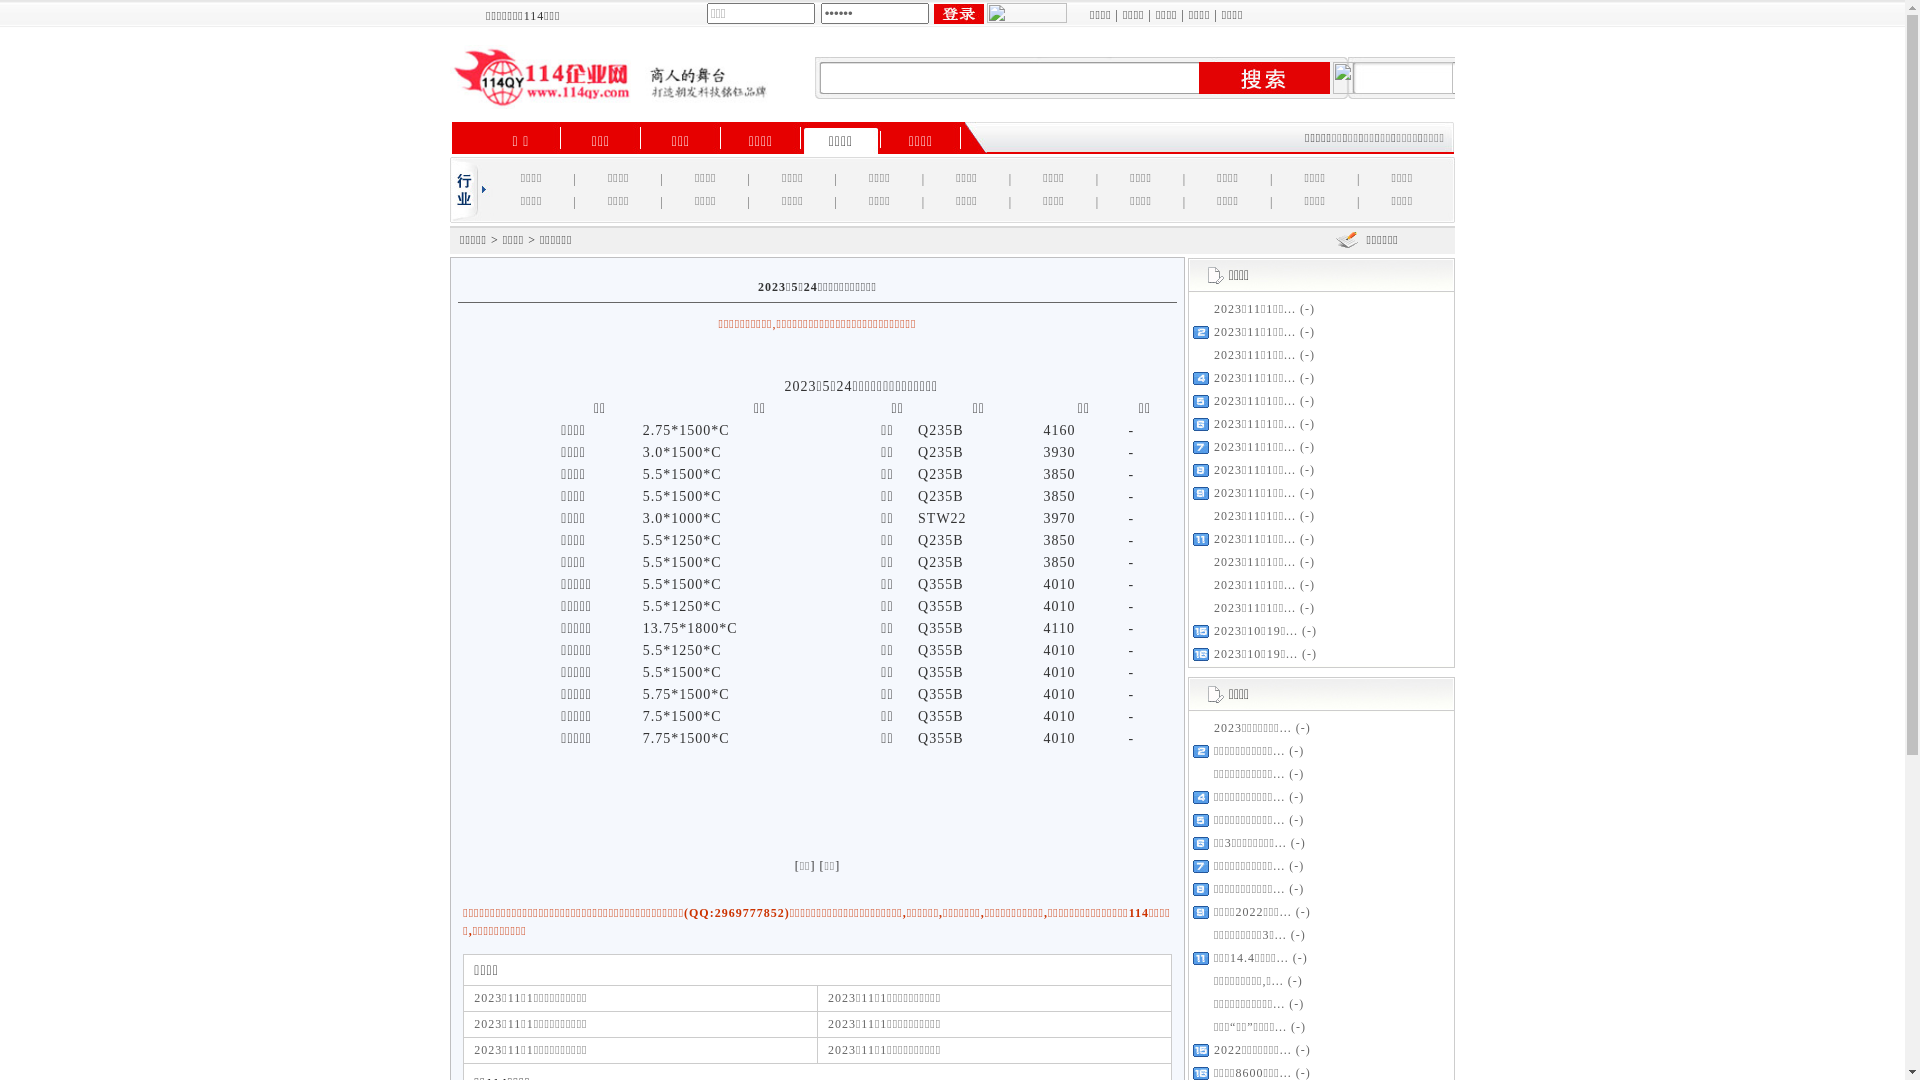 The height and width of the screenshot is (1080, 1920). What do you see at coordinates (958, 14) in the screenshot?
I see `' '` at bounding box center [958, 14].